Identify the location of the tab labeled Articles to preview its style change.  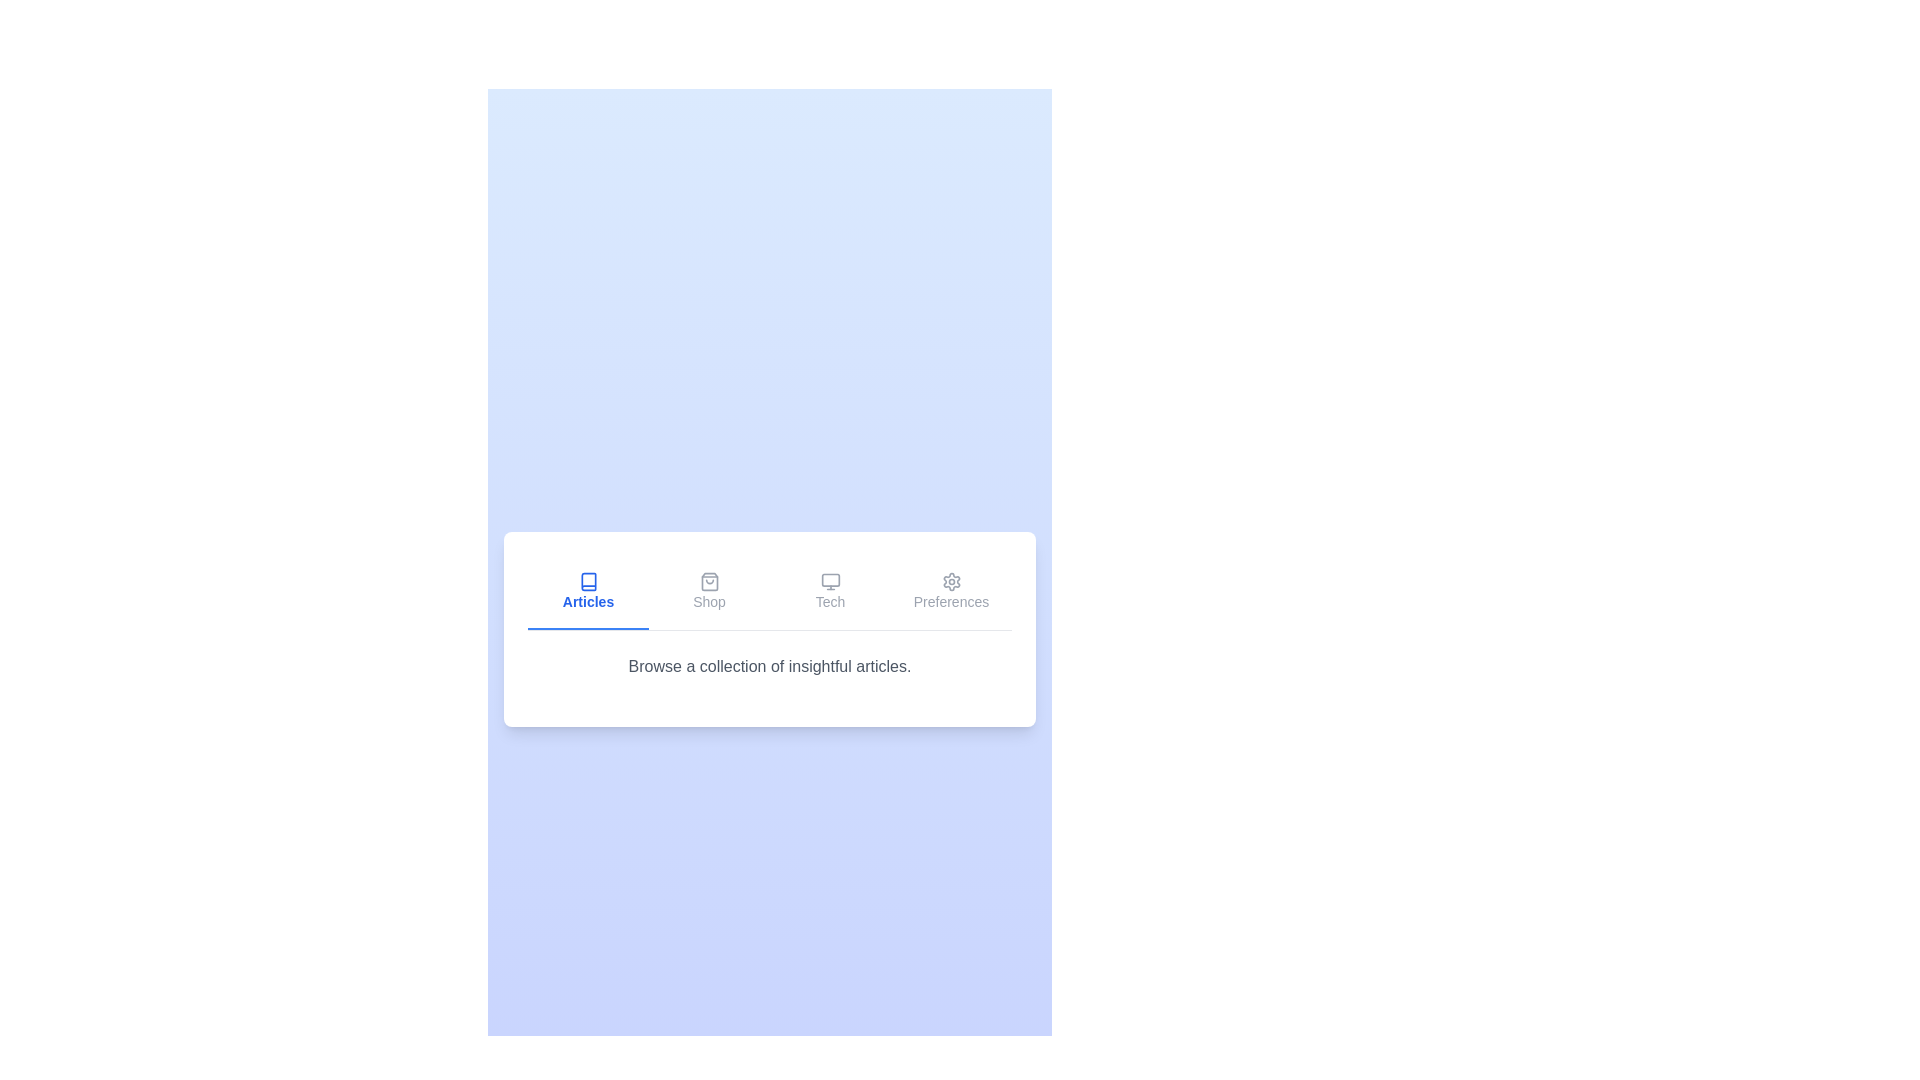
(587, 591).